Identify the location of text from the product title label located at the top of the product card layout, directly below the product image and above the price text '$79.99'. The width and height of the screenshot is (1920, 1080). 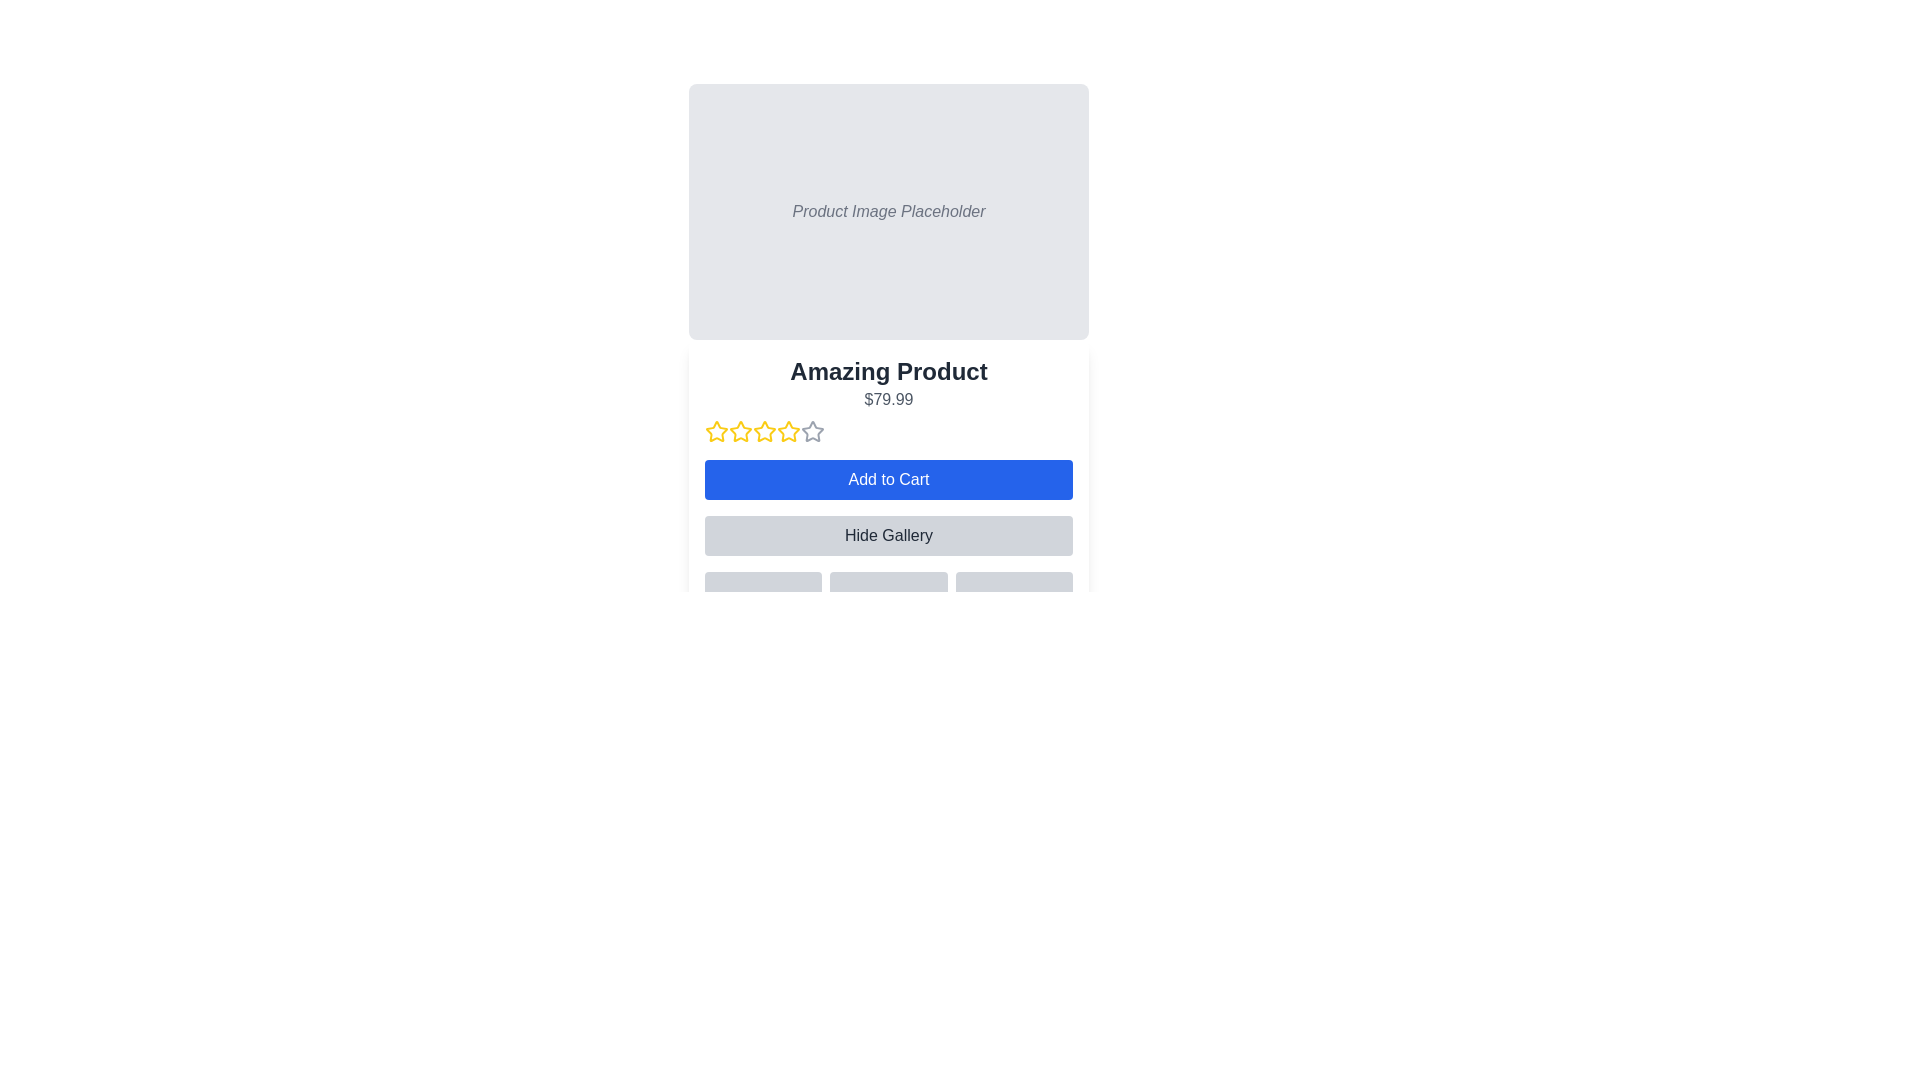
(887, 371).